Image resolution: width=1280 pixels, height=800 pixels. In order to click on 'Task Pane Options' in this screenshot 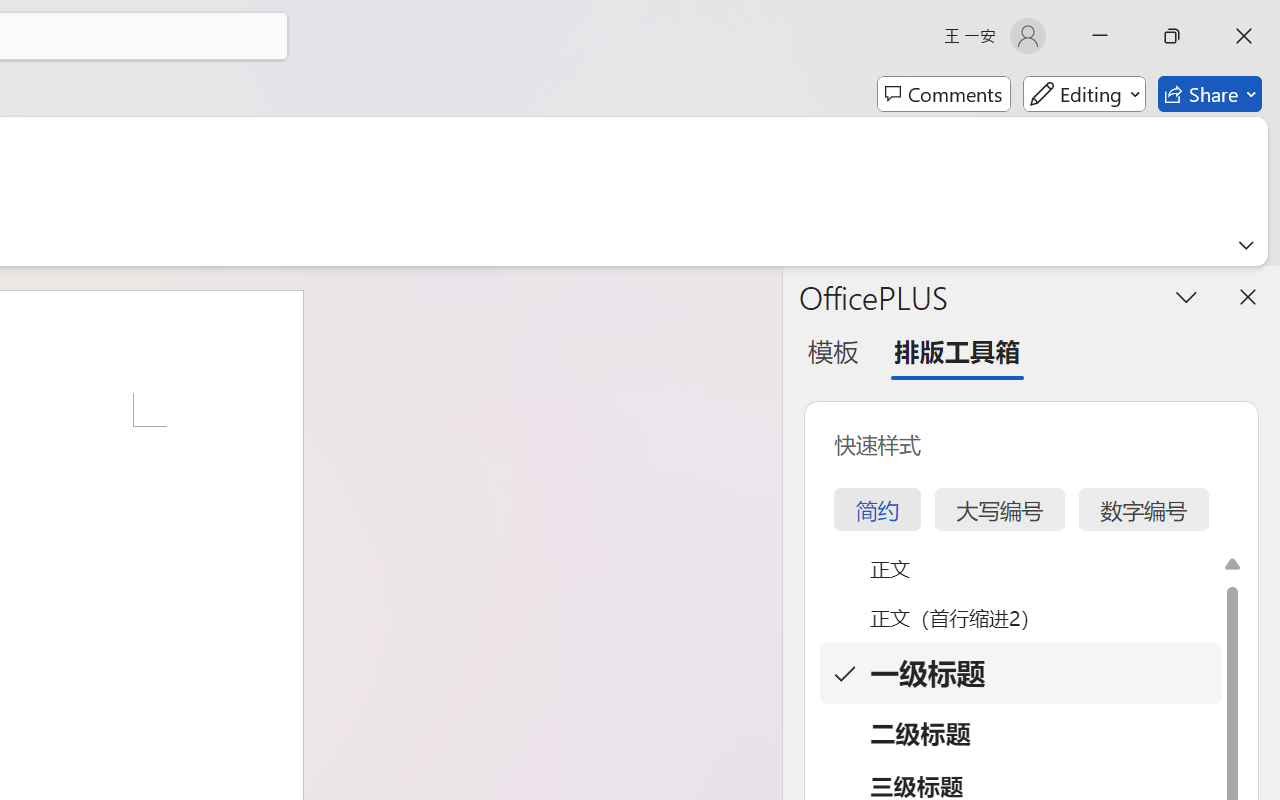, I will do `click(1187, 296)`.